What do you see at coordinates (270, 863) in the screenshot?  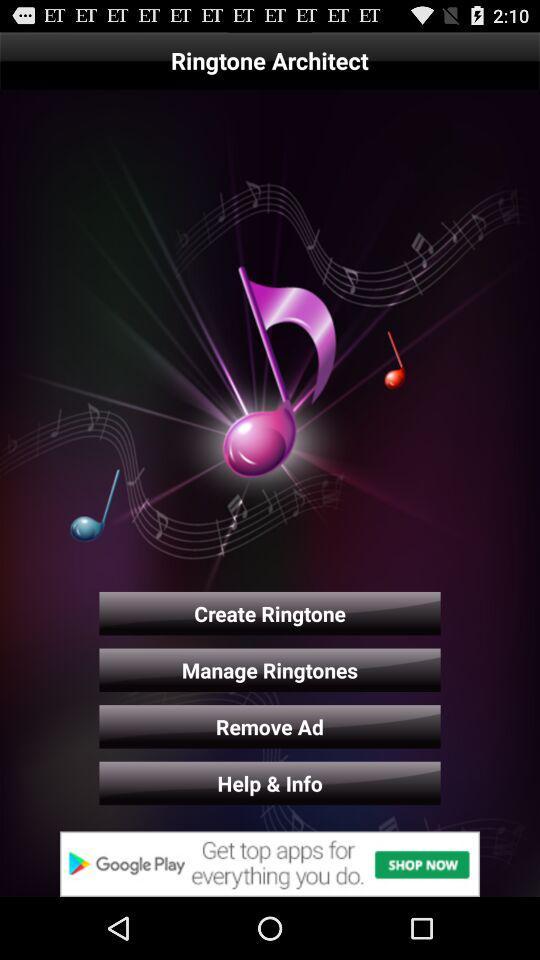 I see `google play advertisement` at bounding box center [270, 863].